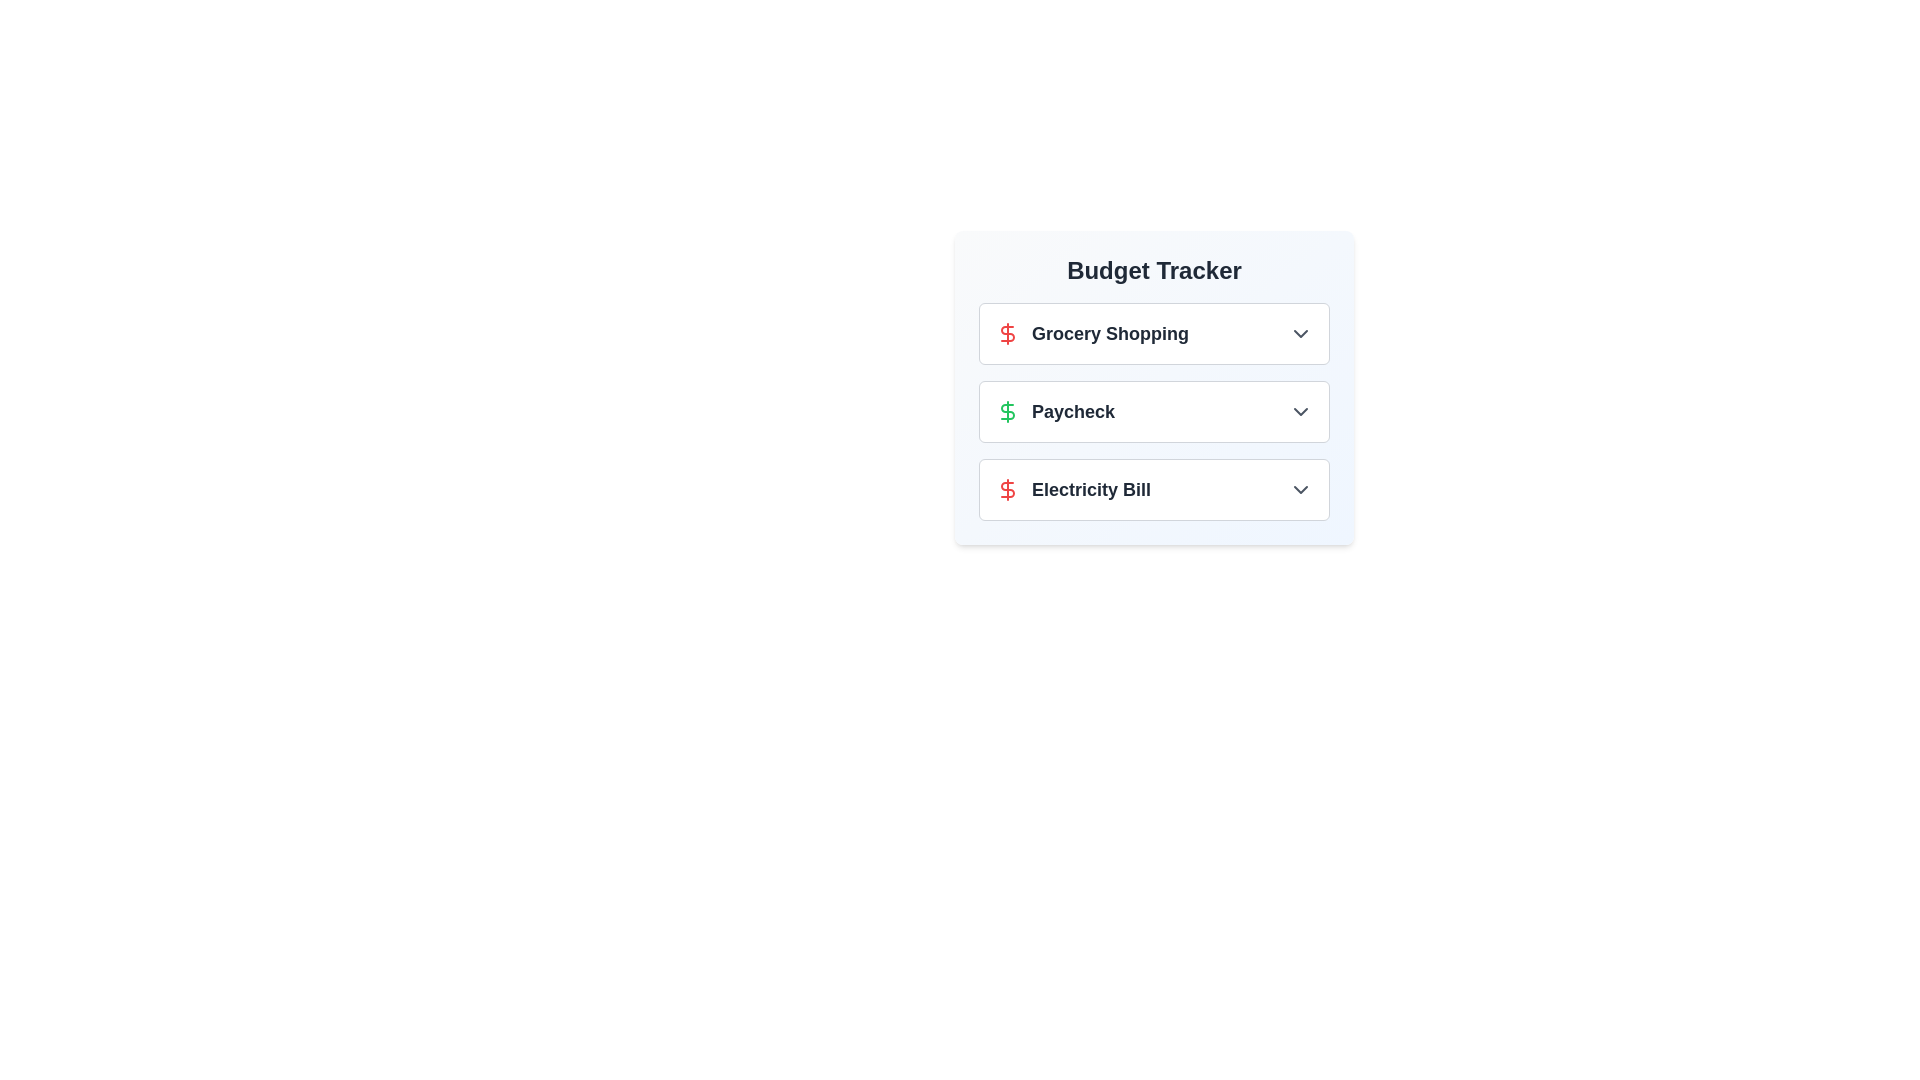  Describe the element at coordinates (1008, 489) in the screenshot. I see `the icon representing the transaction type for Electricity Bill` at that location.